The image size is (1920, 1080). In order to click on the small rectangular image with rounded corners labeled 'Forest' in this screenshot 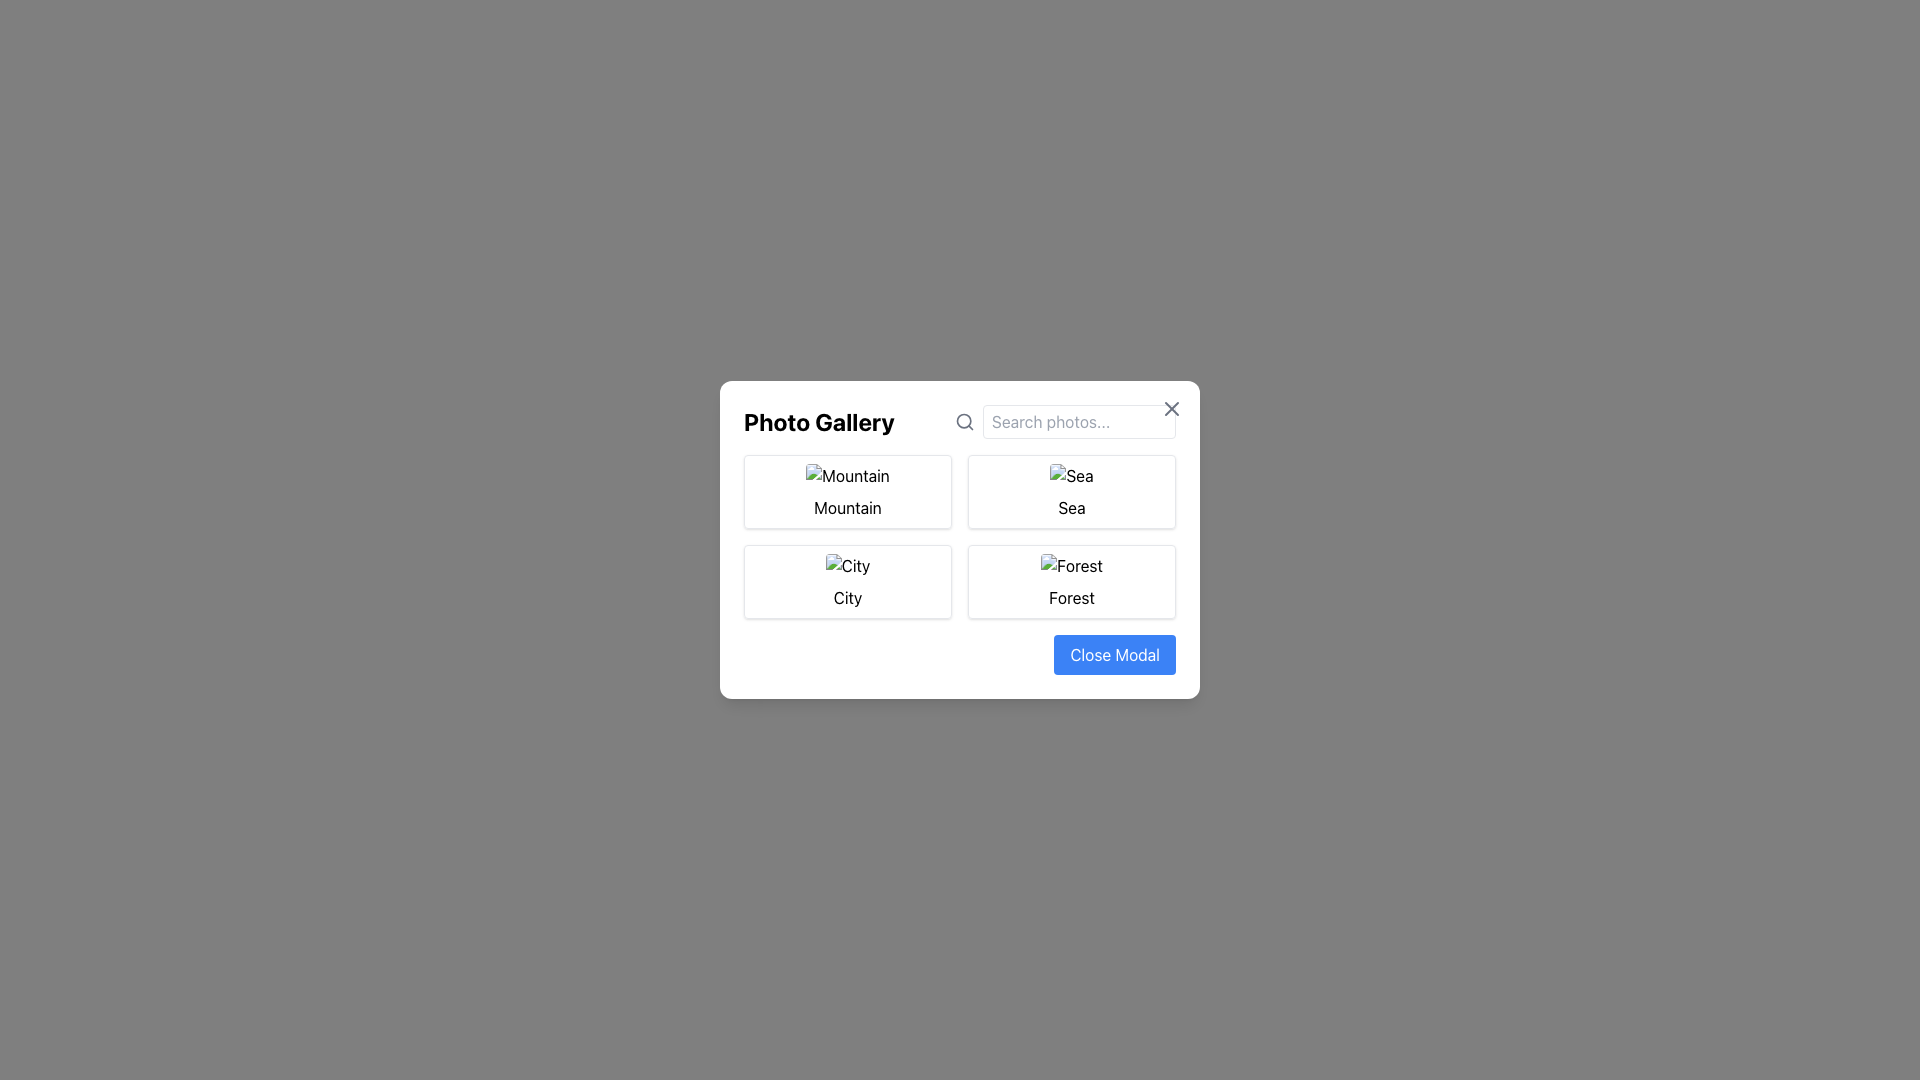, I will do `click(1070, 566)`.